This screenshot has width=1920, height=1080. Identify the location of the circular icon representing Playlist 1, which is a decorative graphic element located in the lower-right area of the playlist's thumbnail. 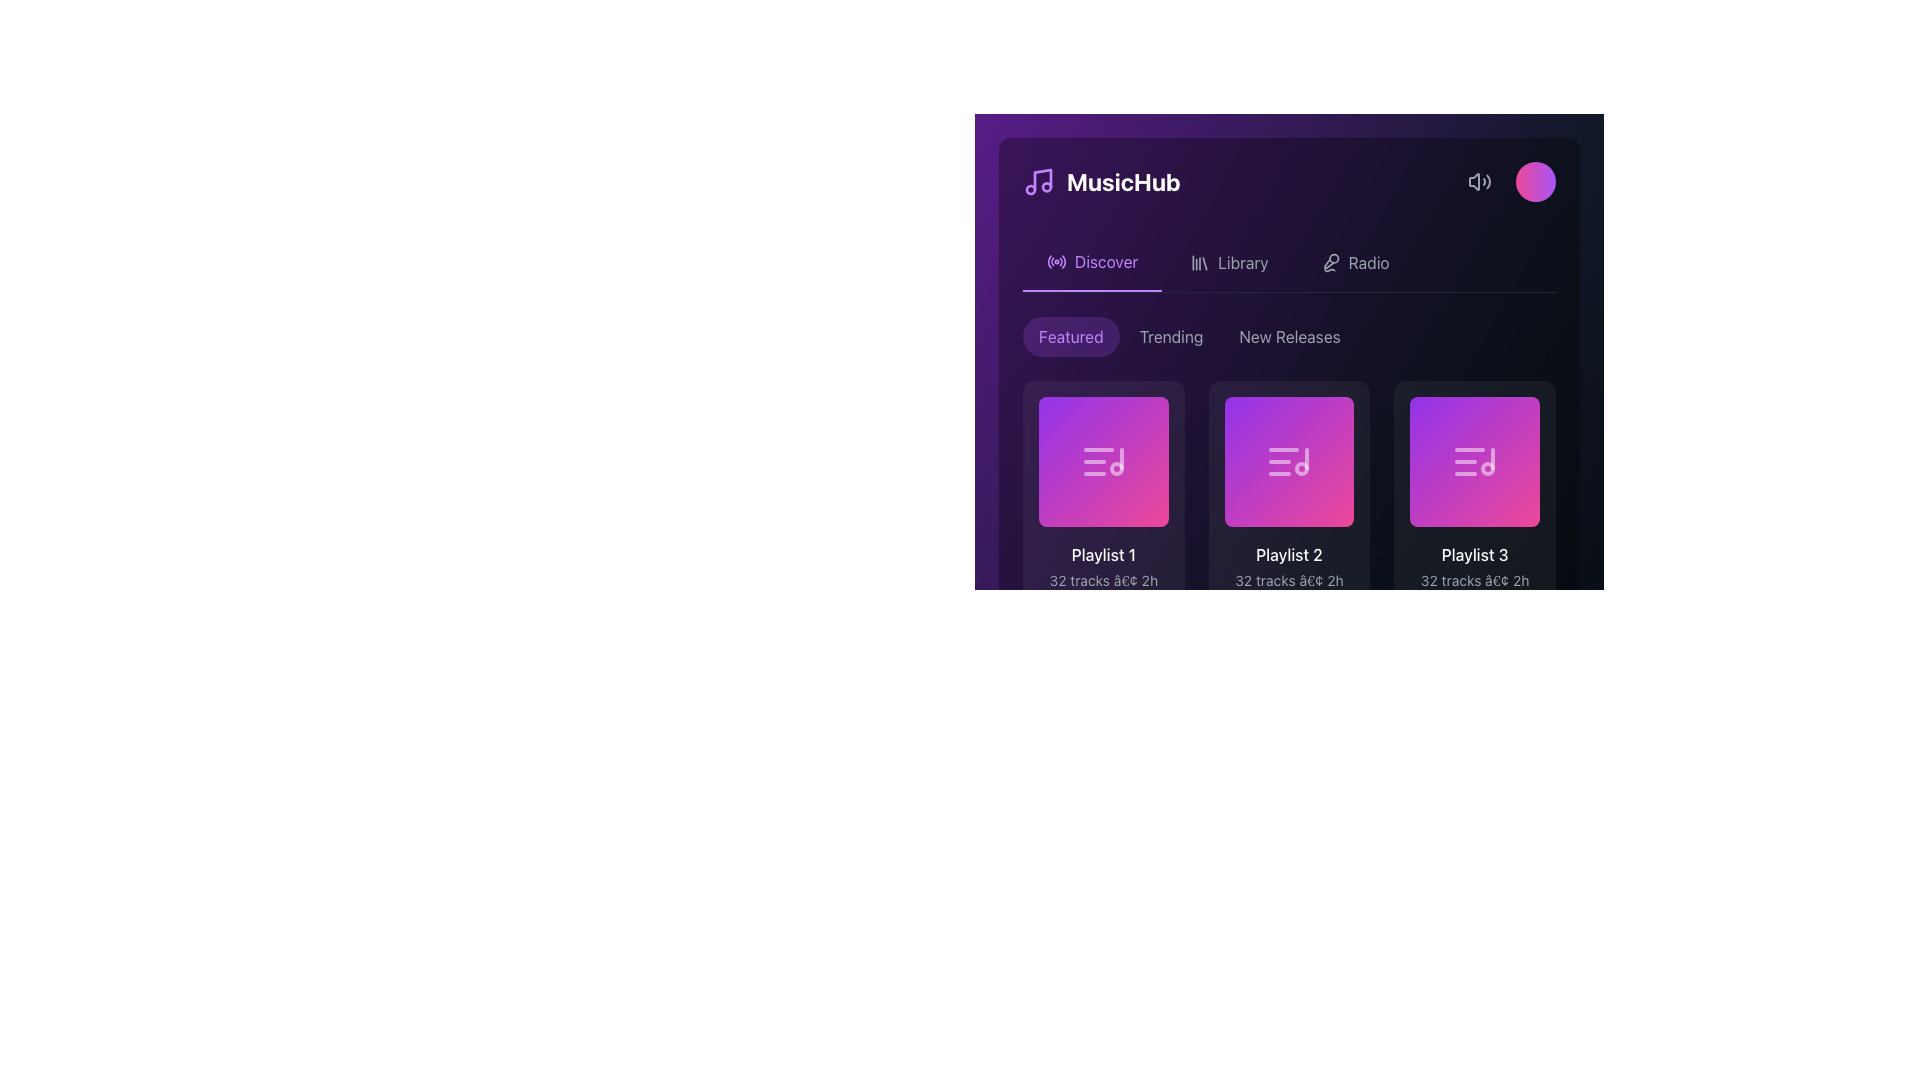
(1115, 468).